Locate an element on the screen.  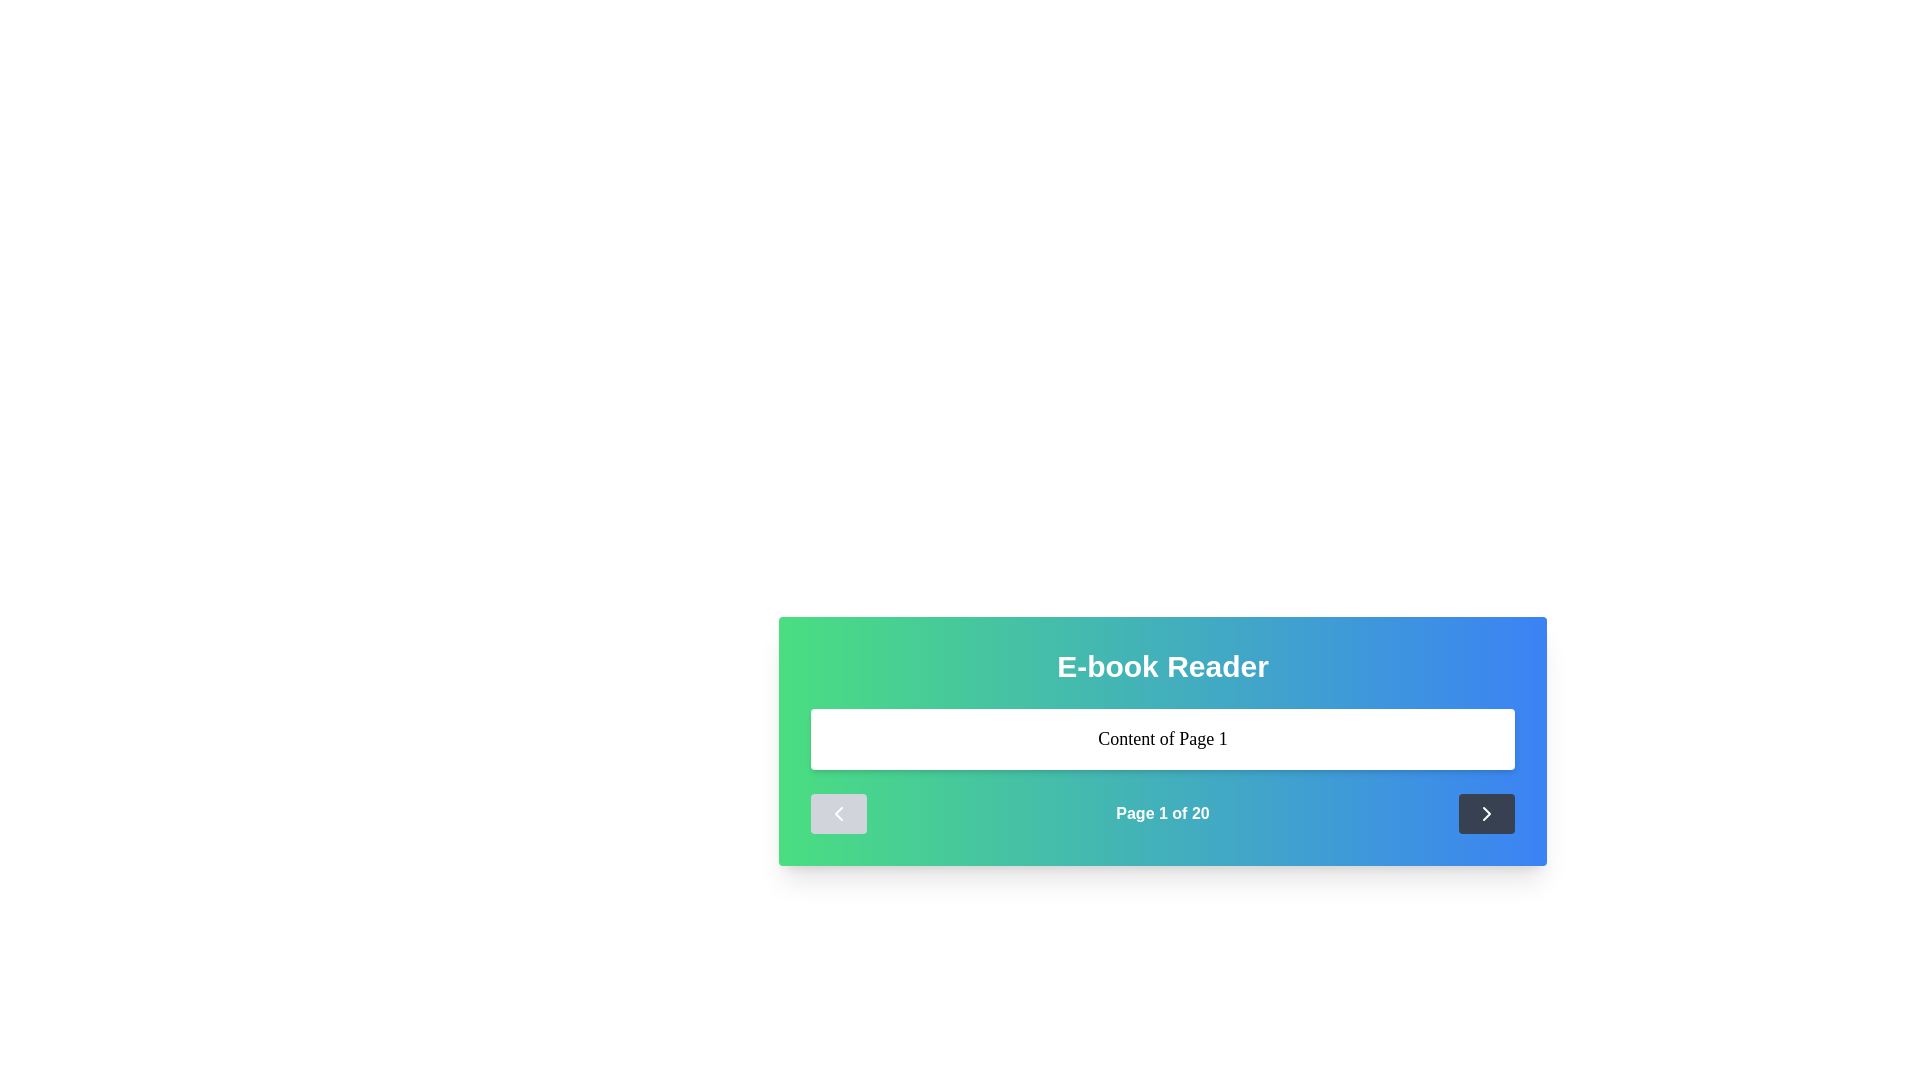
the icon located in the dark rectangular button at the bottom-right corner of the interface to initiate keyboard navigation is located at coordinates (1487, 814).